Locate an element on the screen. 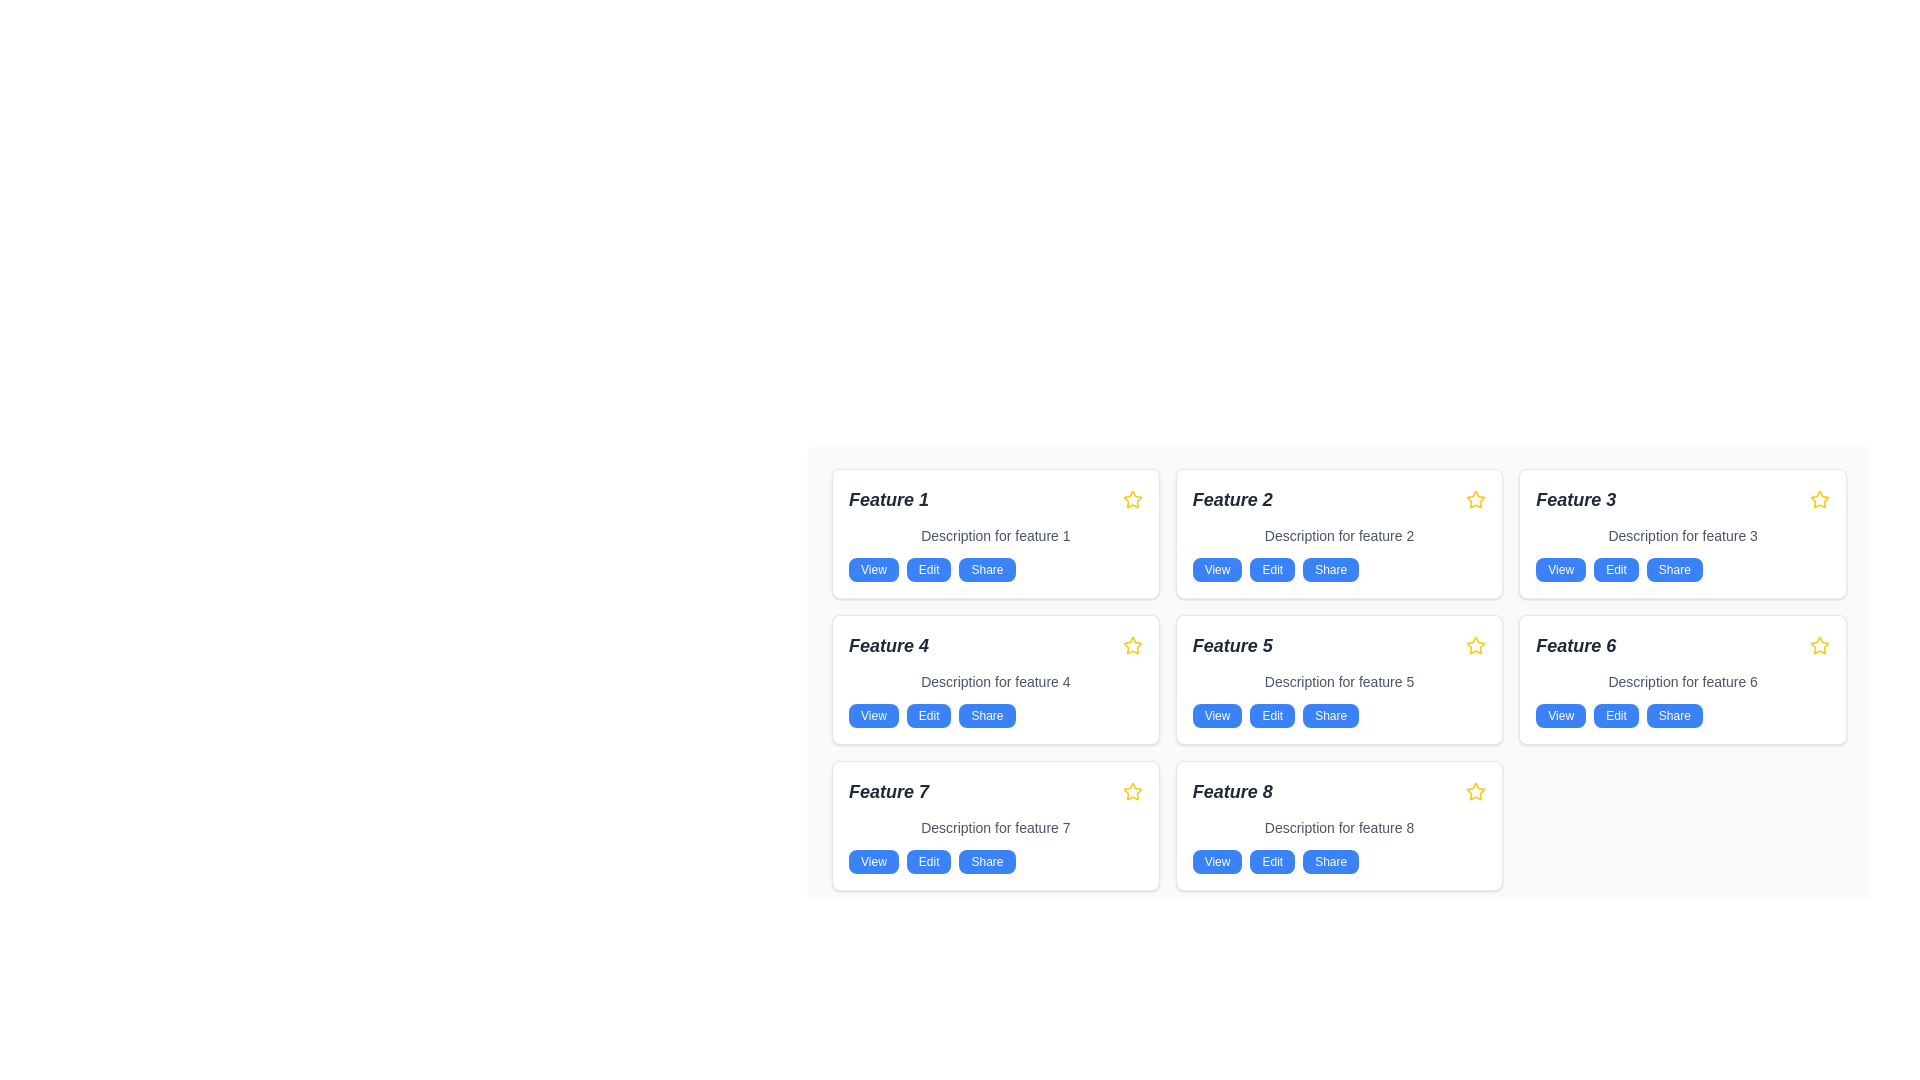 Image resolution: width=1920 pixels, height=1080 pixels. the 'Feature 8' text label, which is bold, italicized, and colored dark gray, located in the bottom-right card of the feature cards grid is located at coordinates (1231, 790).